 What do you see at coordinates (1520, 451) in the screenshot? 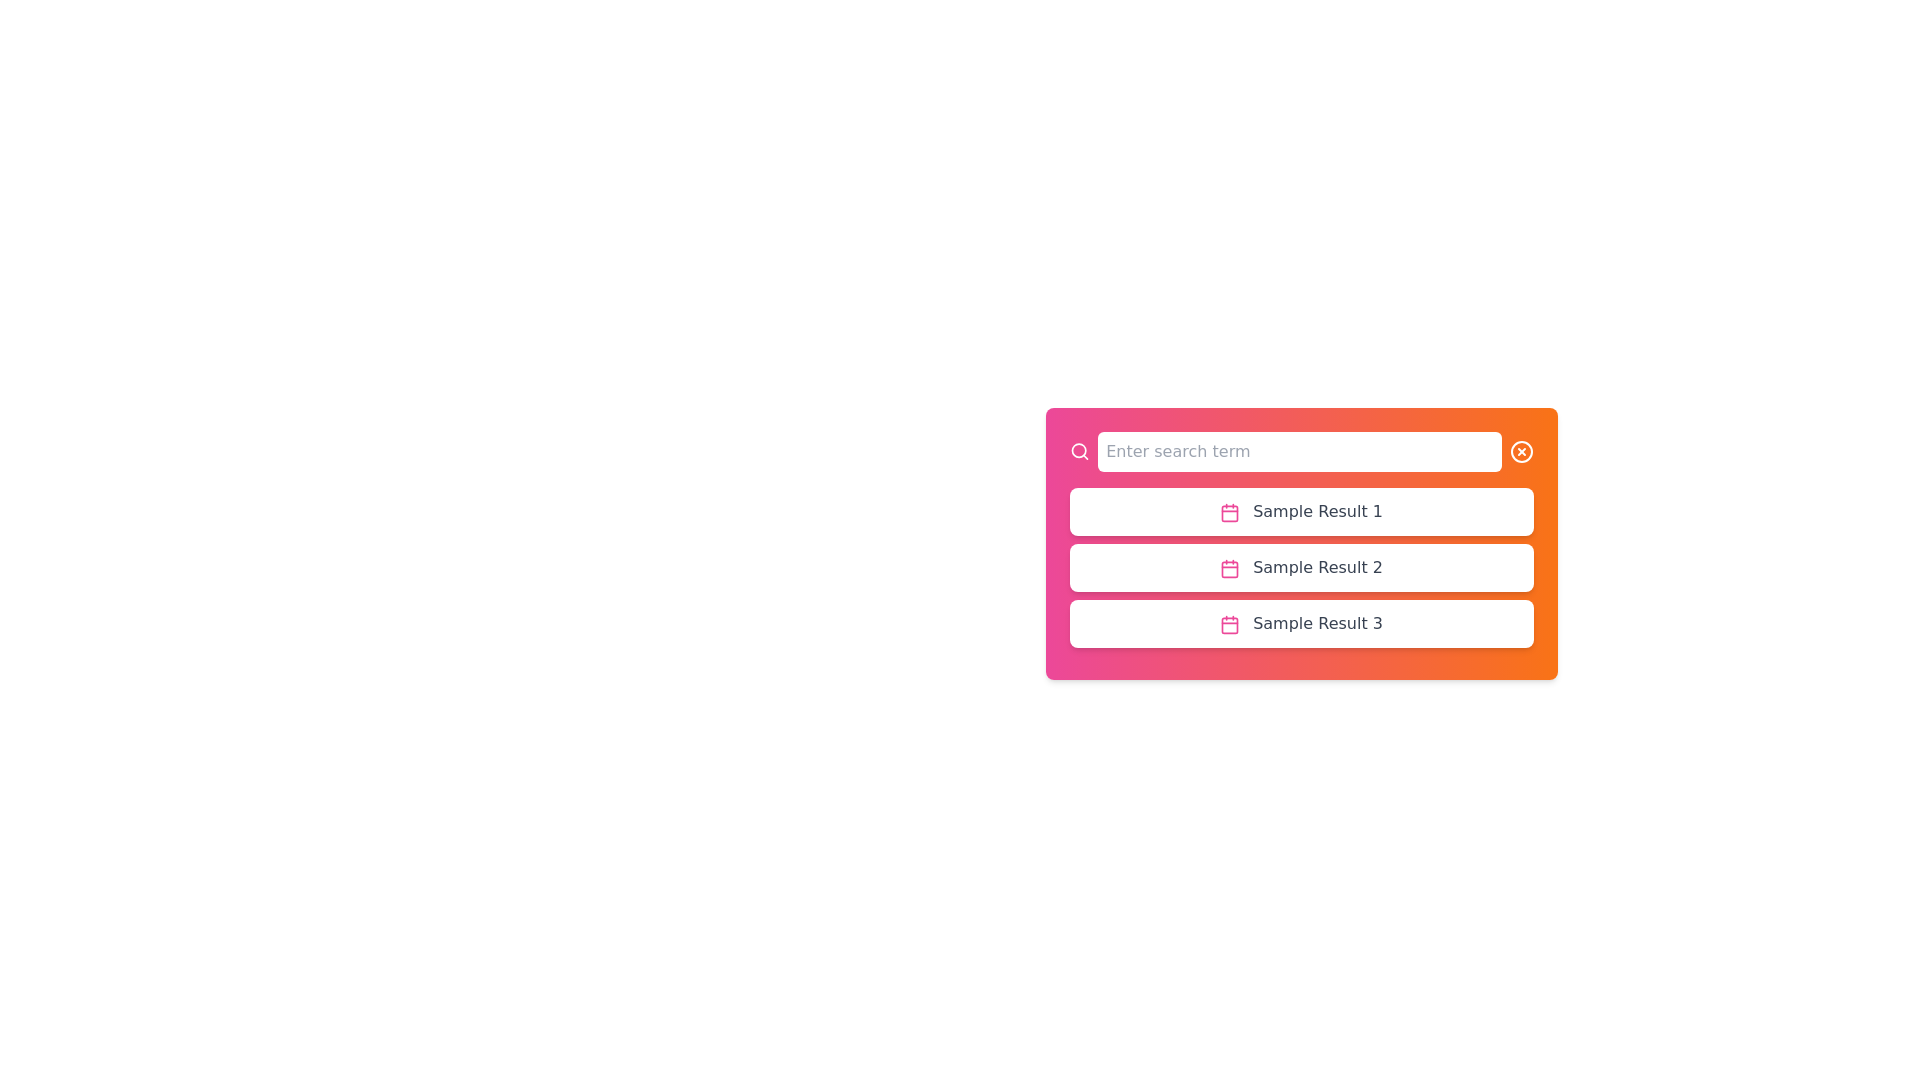
I see `central circle of the top-right corner icon in the pink-orange gradient search bar component` at bounding box center [1520, 451].